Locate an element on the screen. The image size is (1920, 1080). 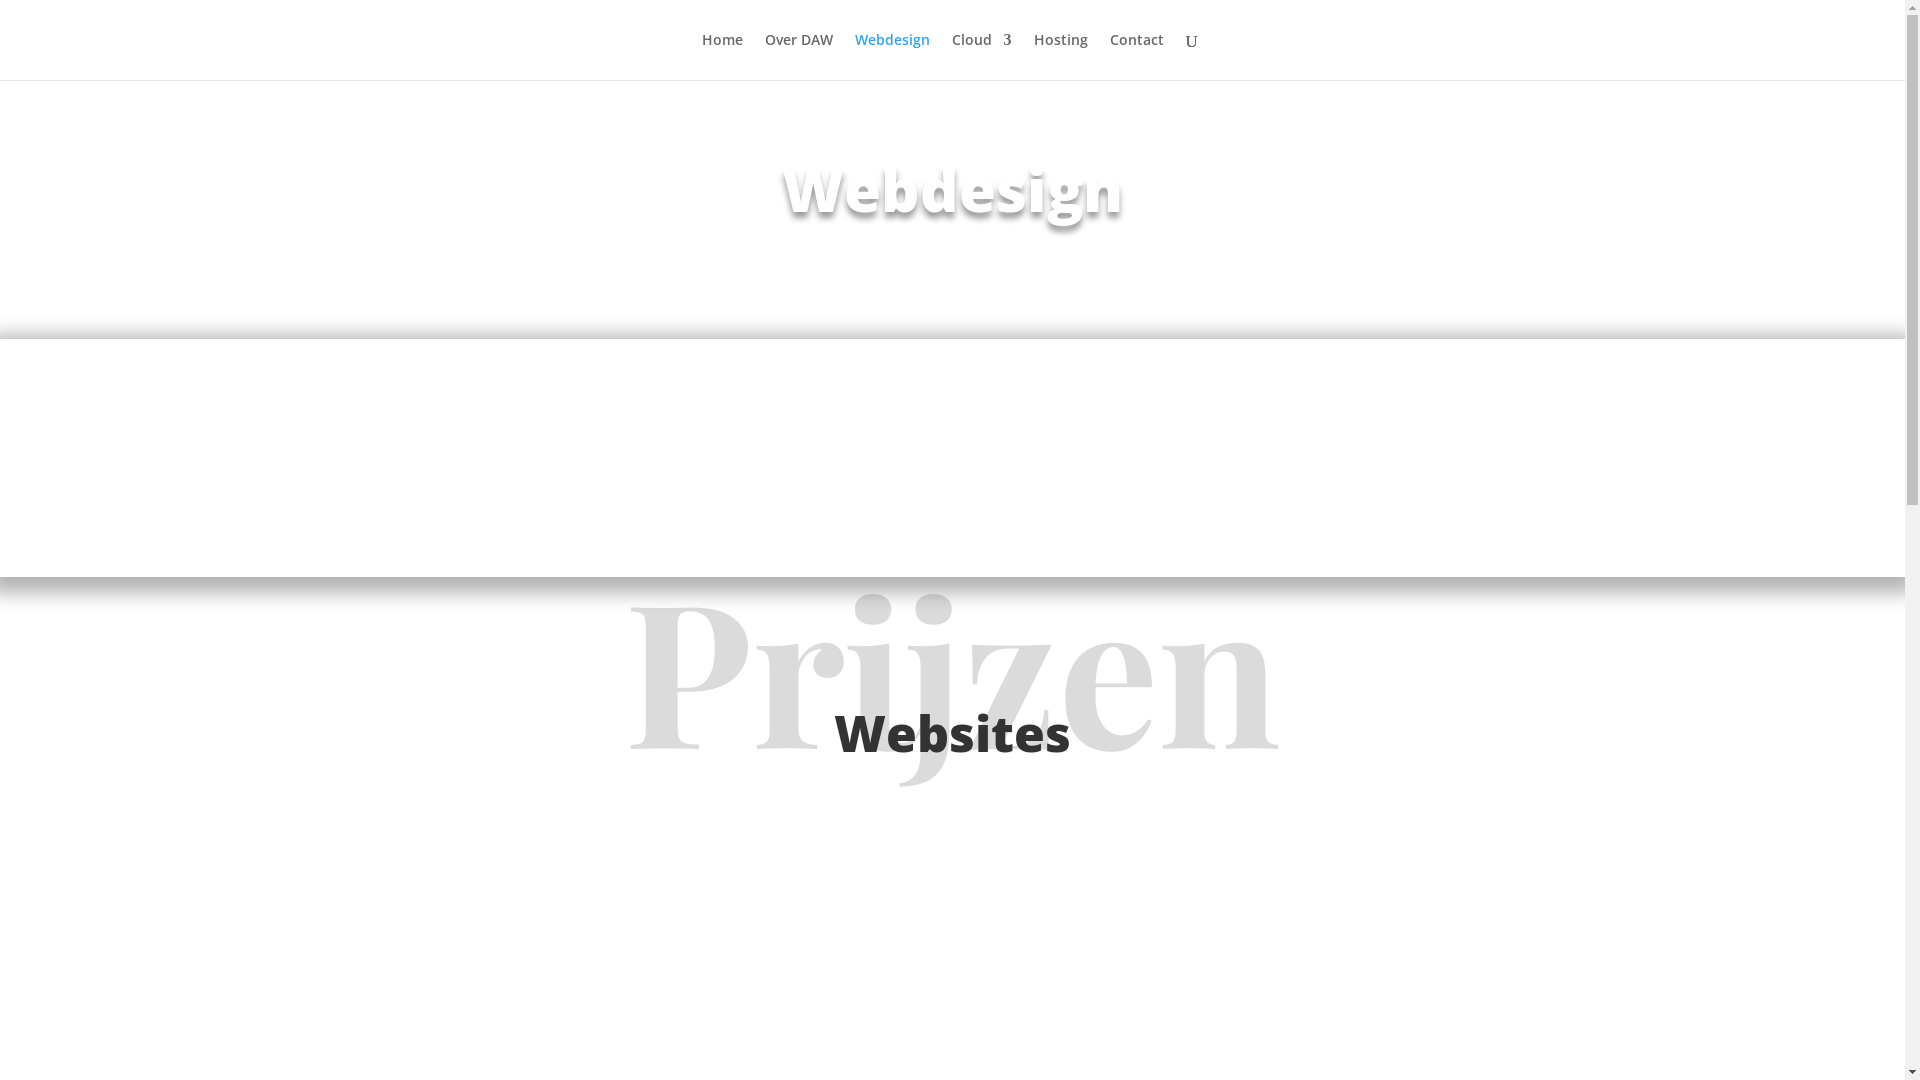
'Hosting' is located at coordinates (1033, 55).